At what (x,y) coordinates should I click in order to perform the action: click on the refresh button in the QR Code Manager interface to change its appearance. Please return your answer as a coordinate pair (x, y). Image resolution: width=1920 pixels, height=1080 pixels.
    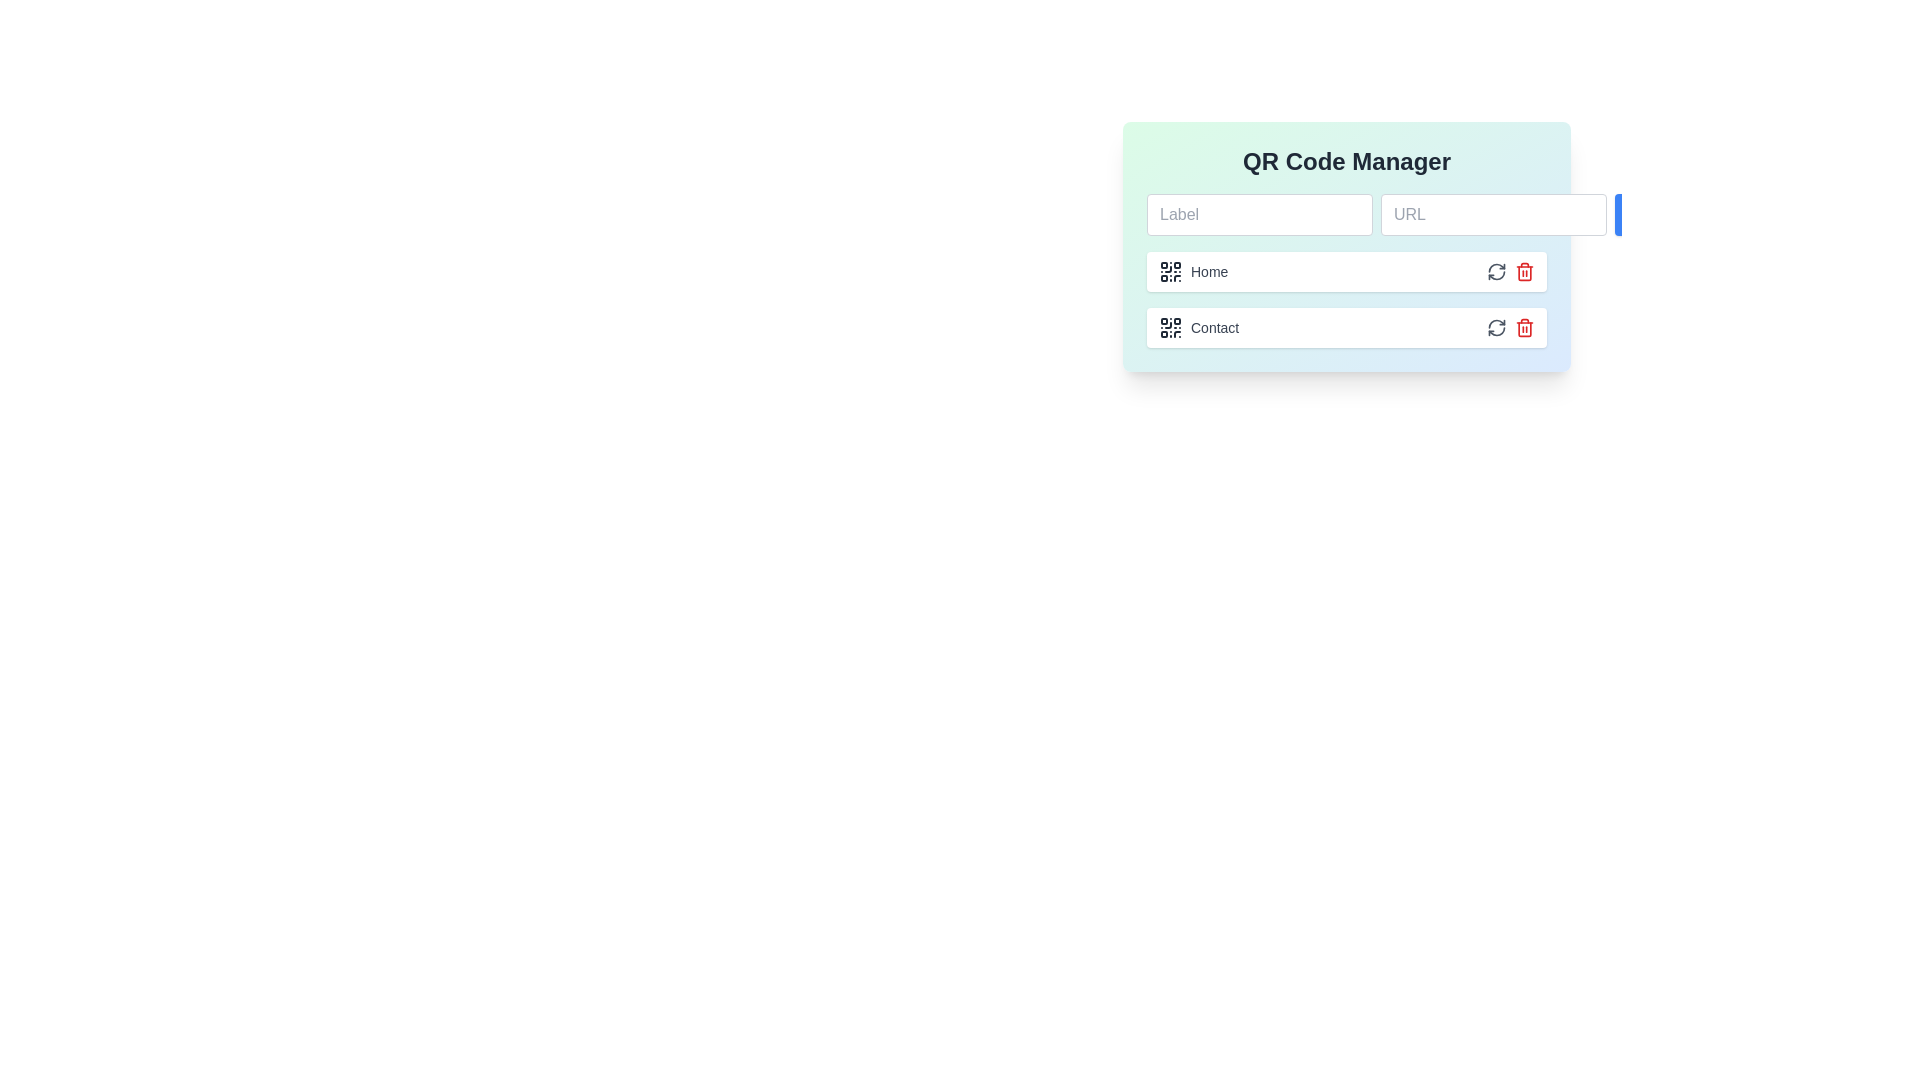
    Looking at the image, I should click on (1497, 272).